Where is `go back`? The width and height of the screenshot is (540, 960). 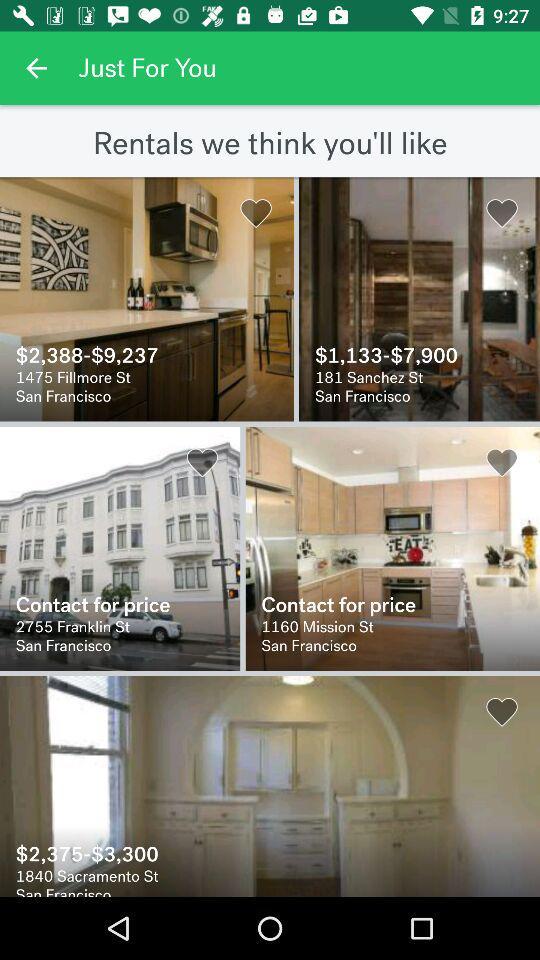 go back is located at coordinates (36, 68).